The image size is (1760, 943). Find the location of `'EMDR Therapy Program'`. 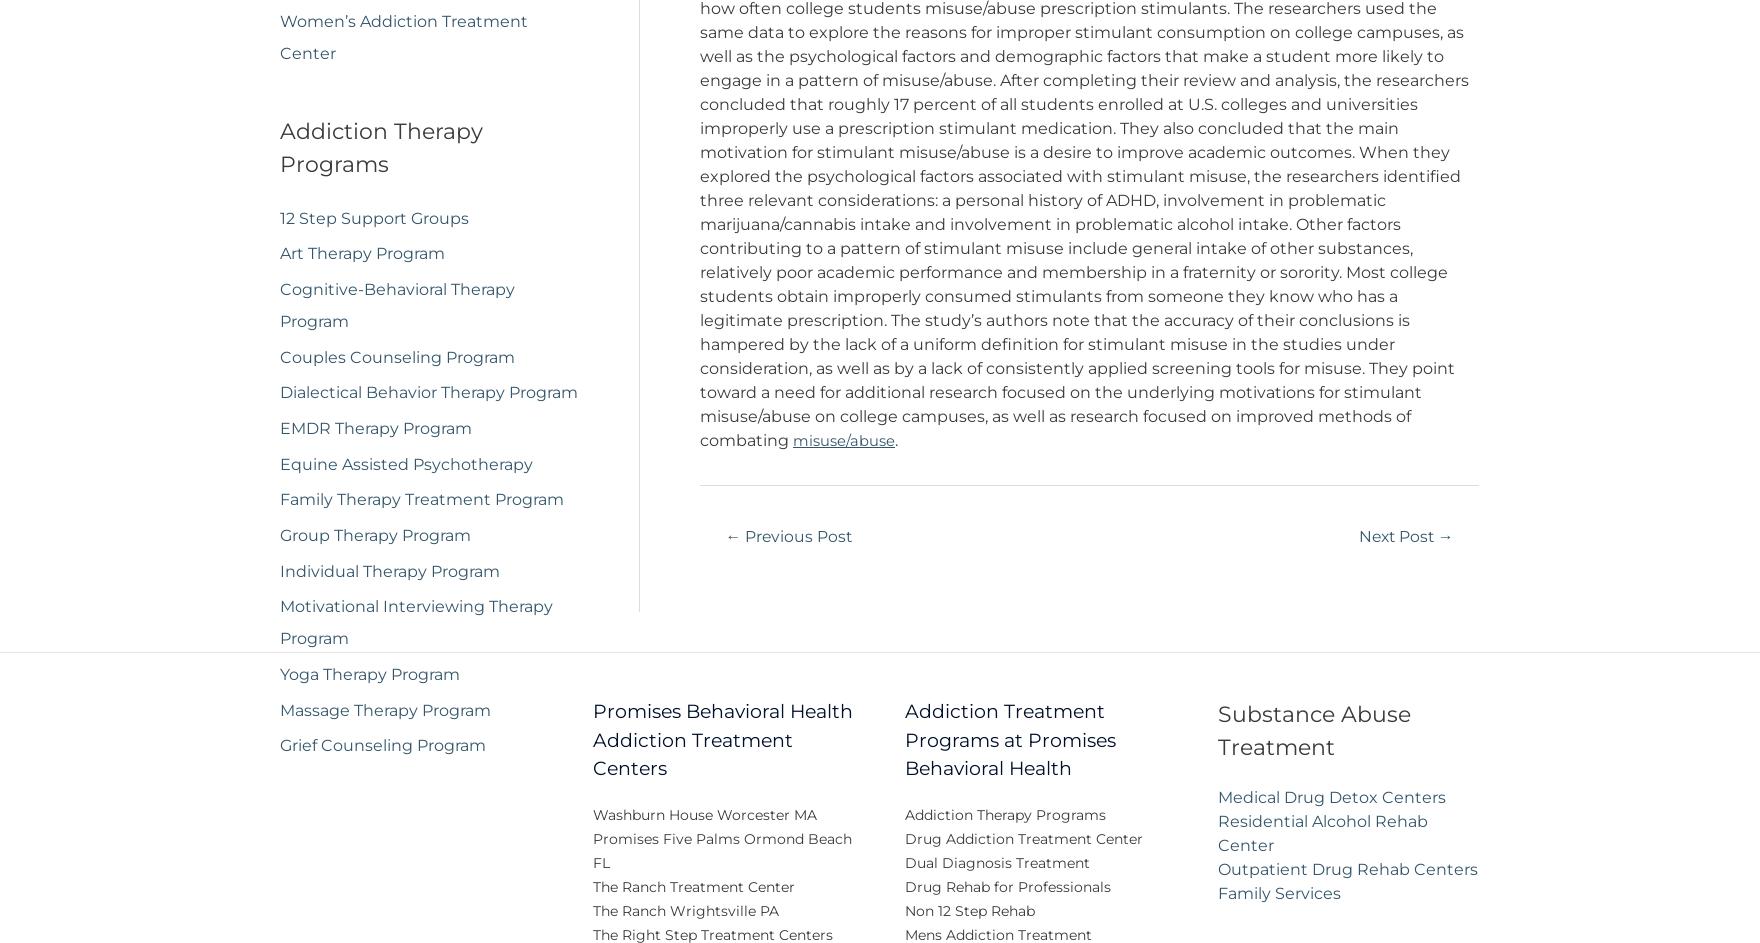

'EMDR Therapy Program' is located at coordinates (279, 439).